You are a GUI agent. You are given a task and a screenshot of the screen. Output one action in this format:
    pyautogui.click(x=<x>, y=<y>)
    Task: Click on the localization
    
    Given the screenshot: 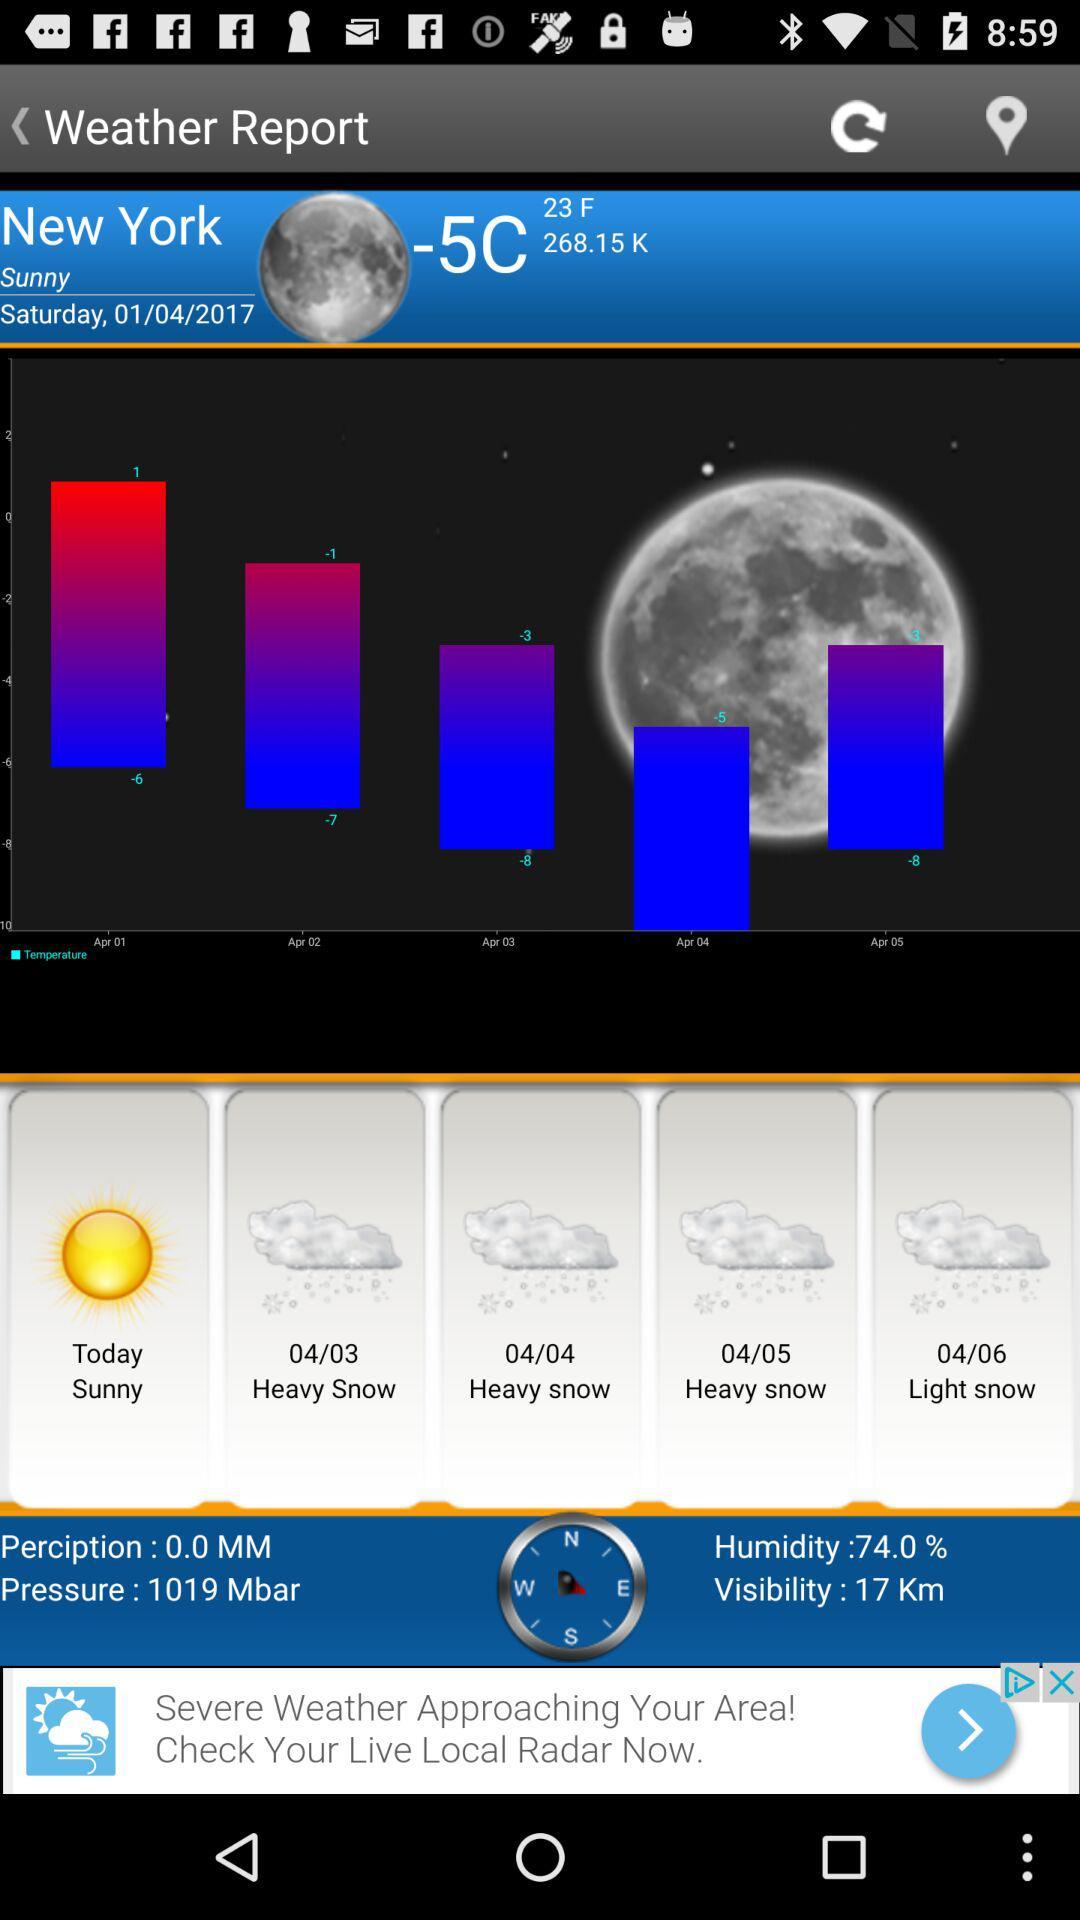 What is the action you would take?
    pyautogui.click(x=1006, y=124)
    